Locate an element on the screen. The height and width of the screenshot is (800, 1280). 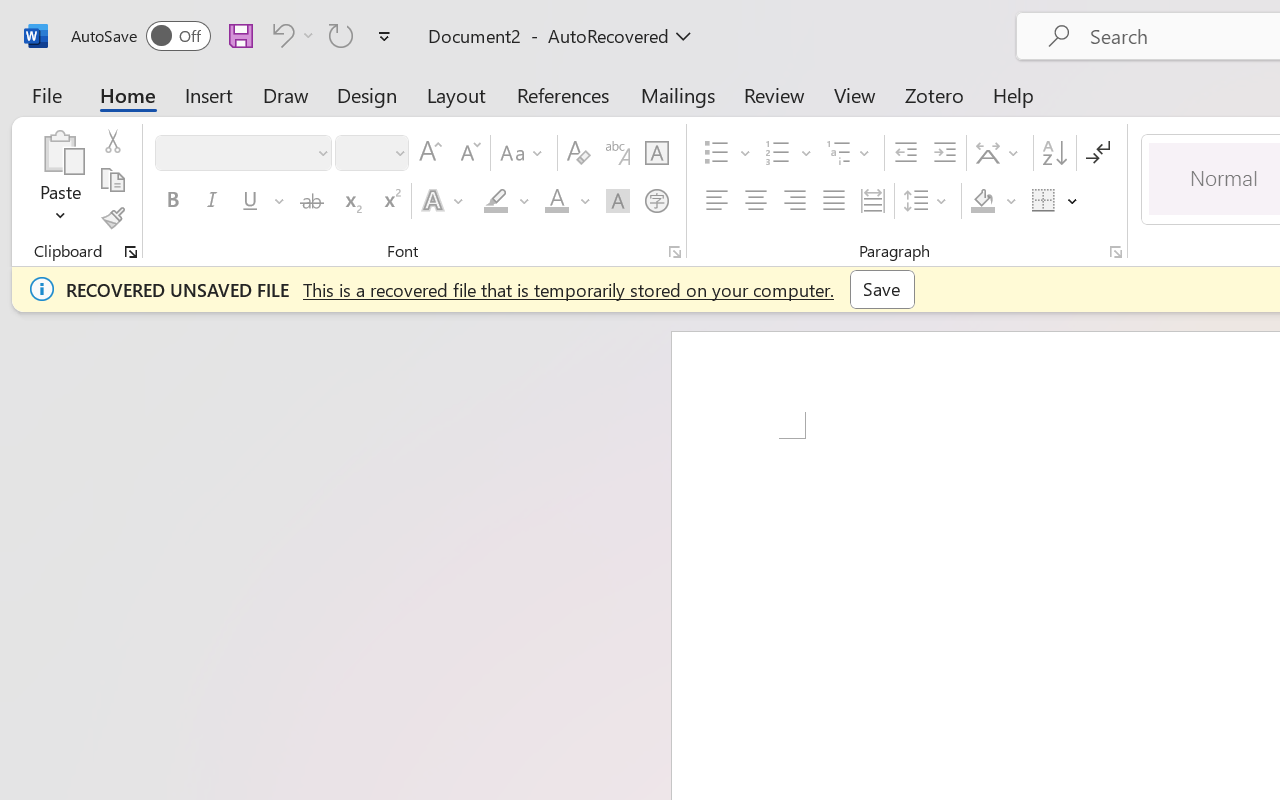
'Text Effects and Typography' is located at coordinates (443, 201).